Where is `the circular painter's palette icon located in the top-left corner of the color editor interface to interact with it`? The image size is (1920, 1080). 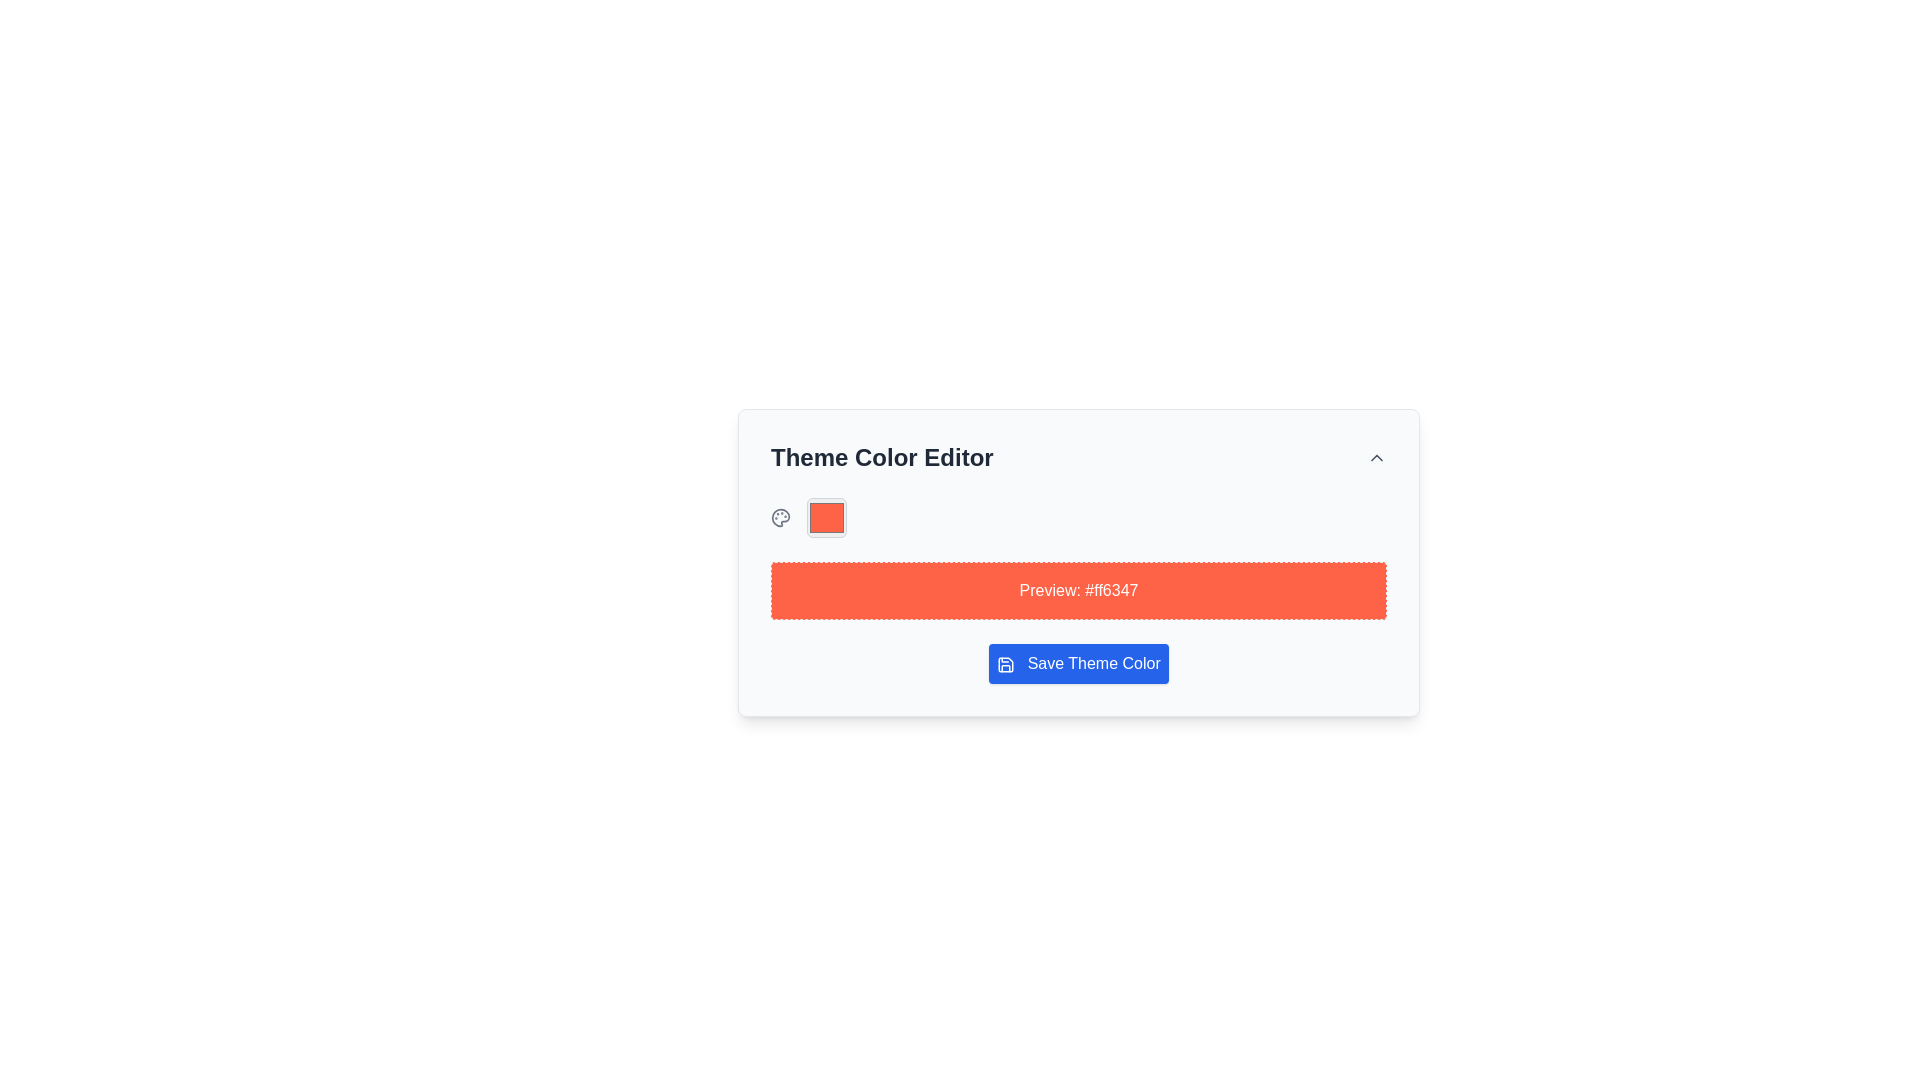
the circular painter's palette icon located in the top-left corner of the color editor interface to interact with it is located at coordinates (780, 516).